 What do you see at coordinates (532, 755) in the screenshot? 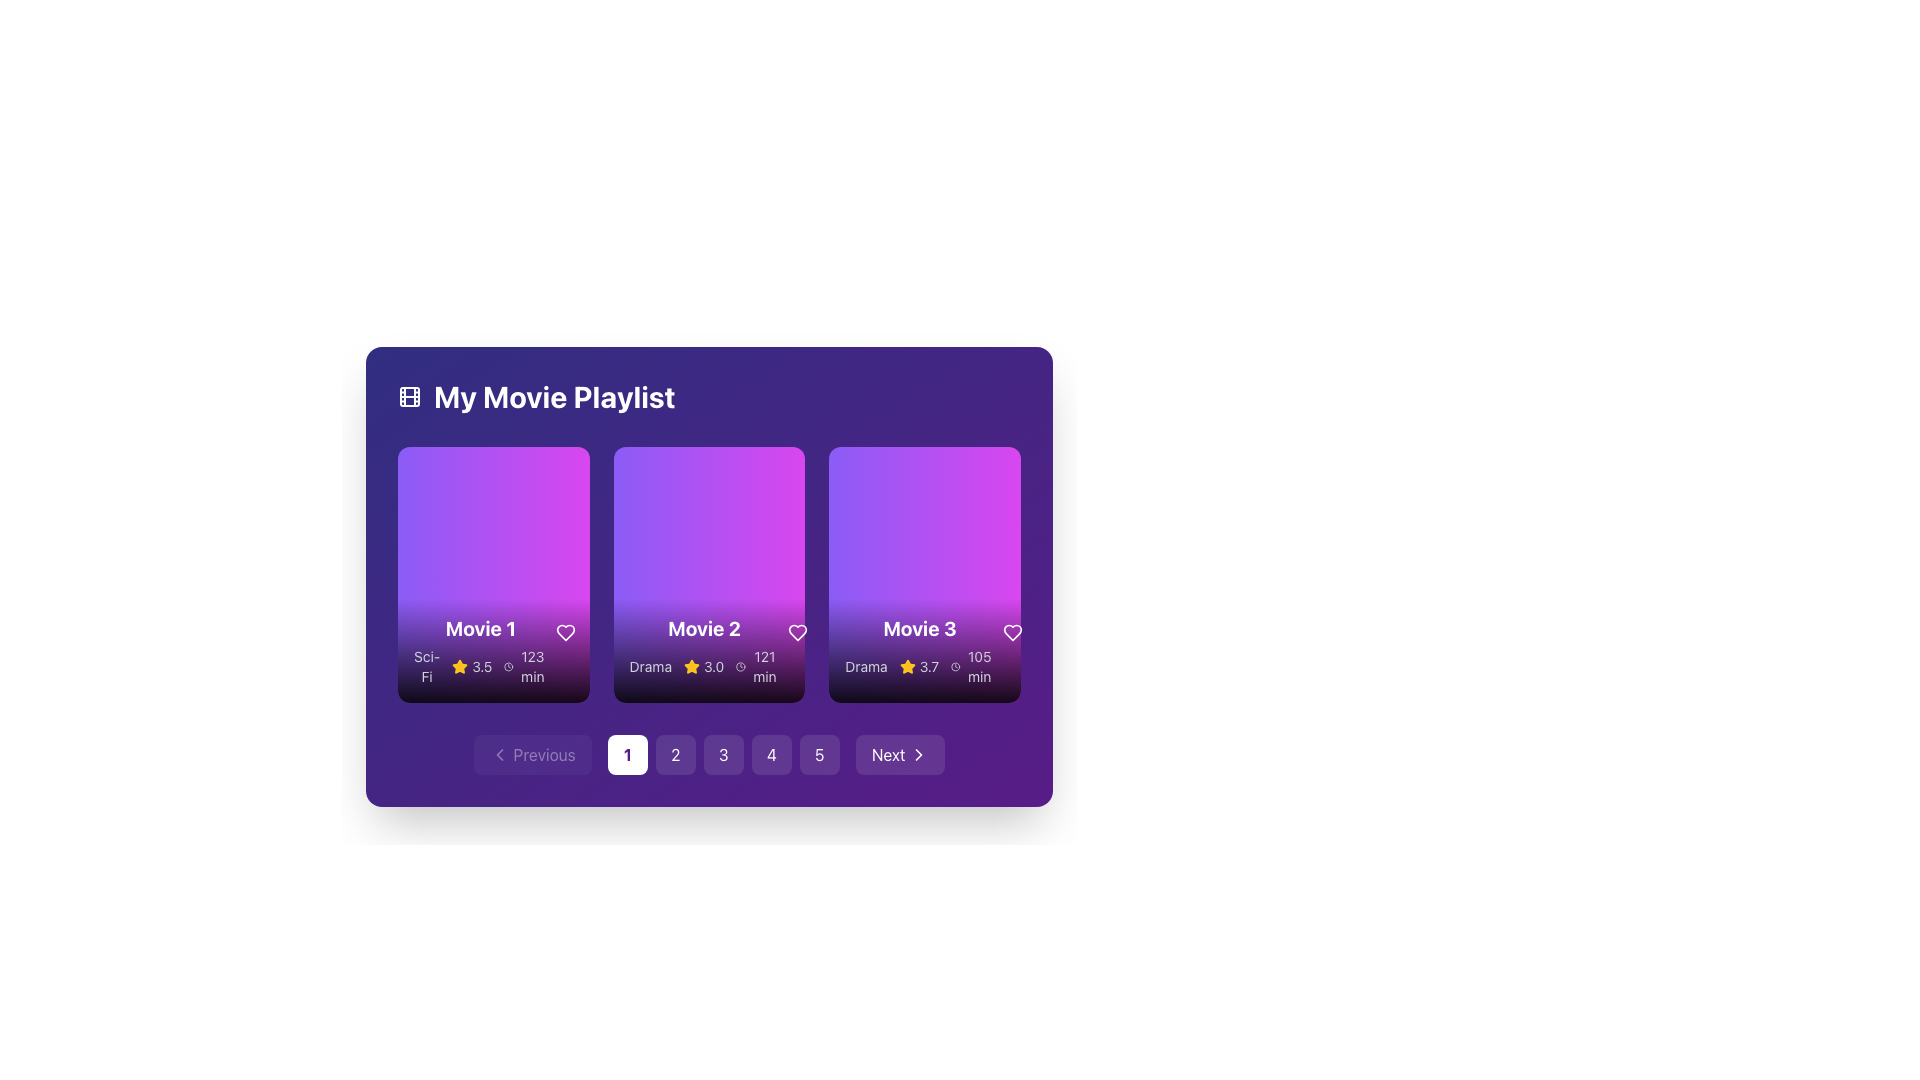
I see `the pagination control button located at the bottom-left corner` at bounding box center [532, 755].